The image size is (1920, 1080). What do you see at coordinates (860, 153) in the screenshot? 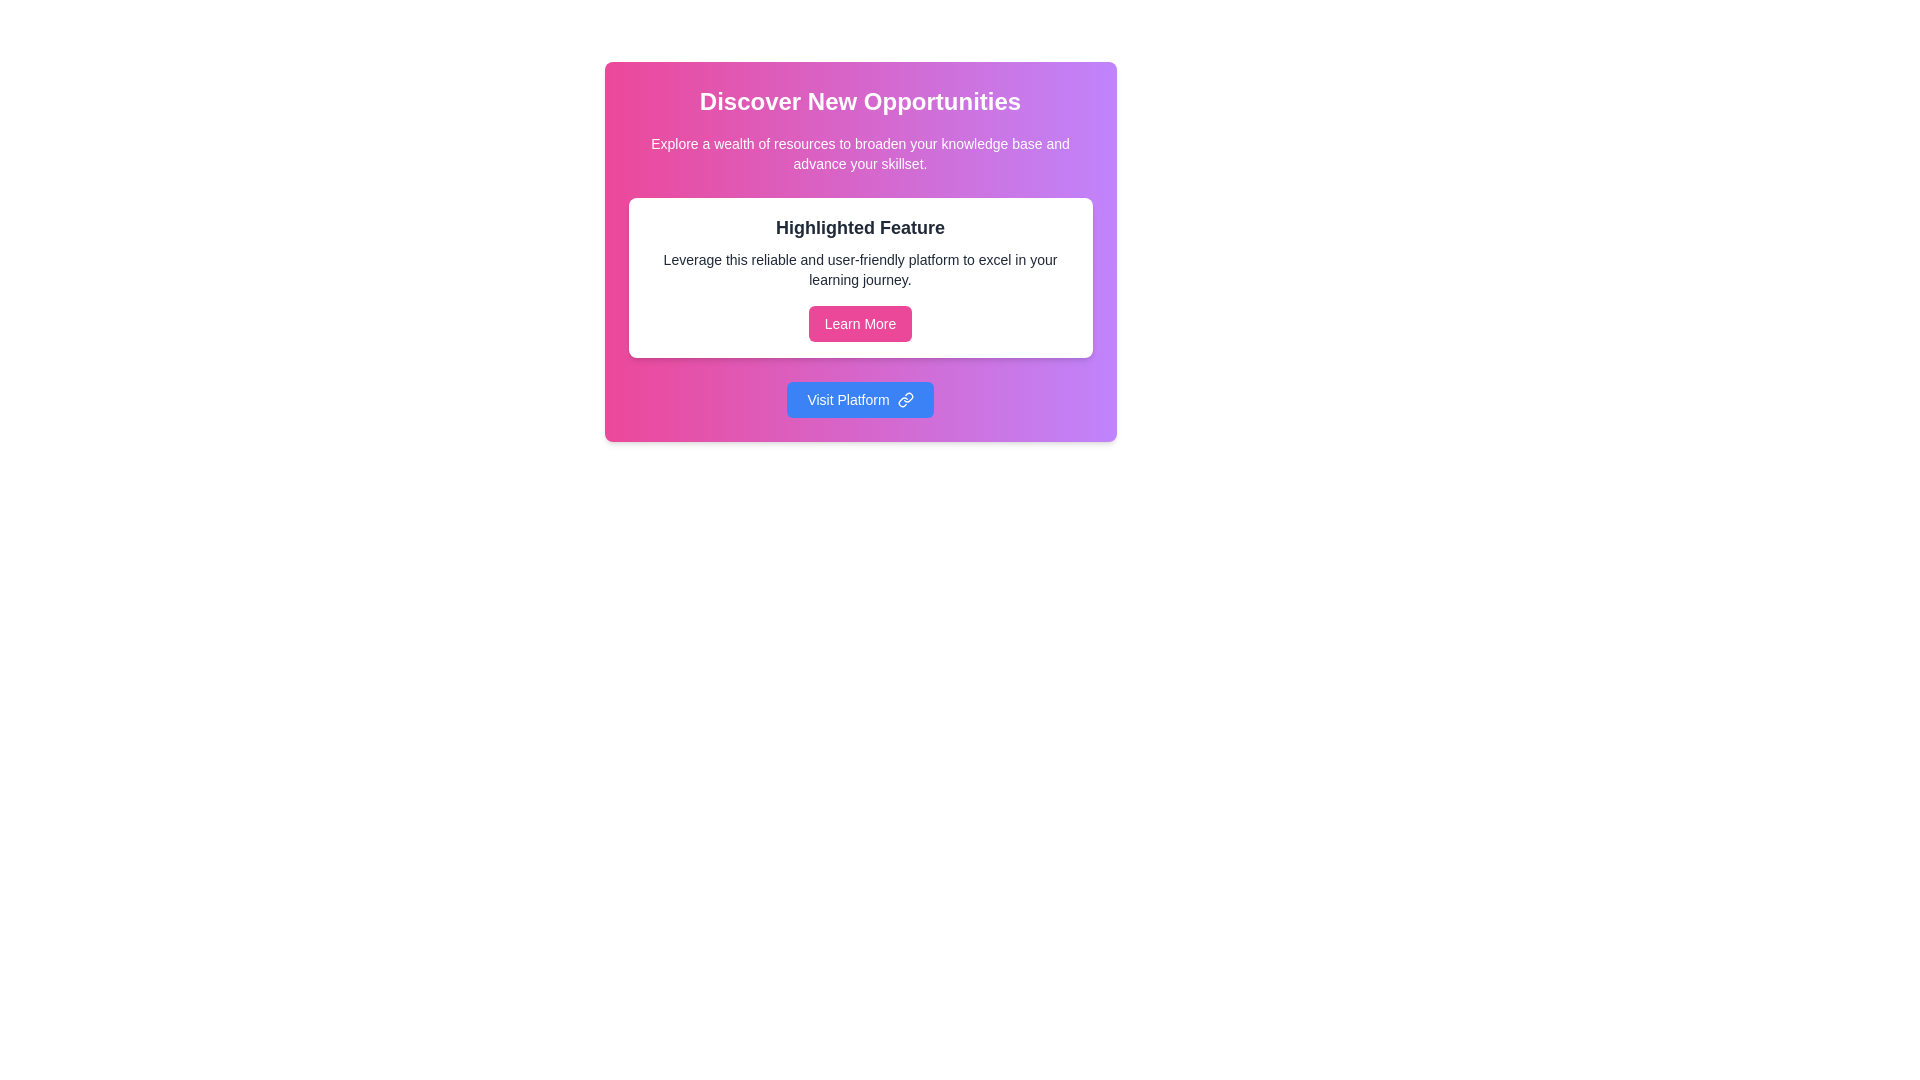
I see `the informative Text label describing the purpose or benefits of the platform, positioned beneath the heading 'Discover New Opportunities'` at bounding box center [860, 153].